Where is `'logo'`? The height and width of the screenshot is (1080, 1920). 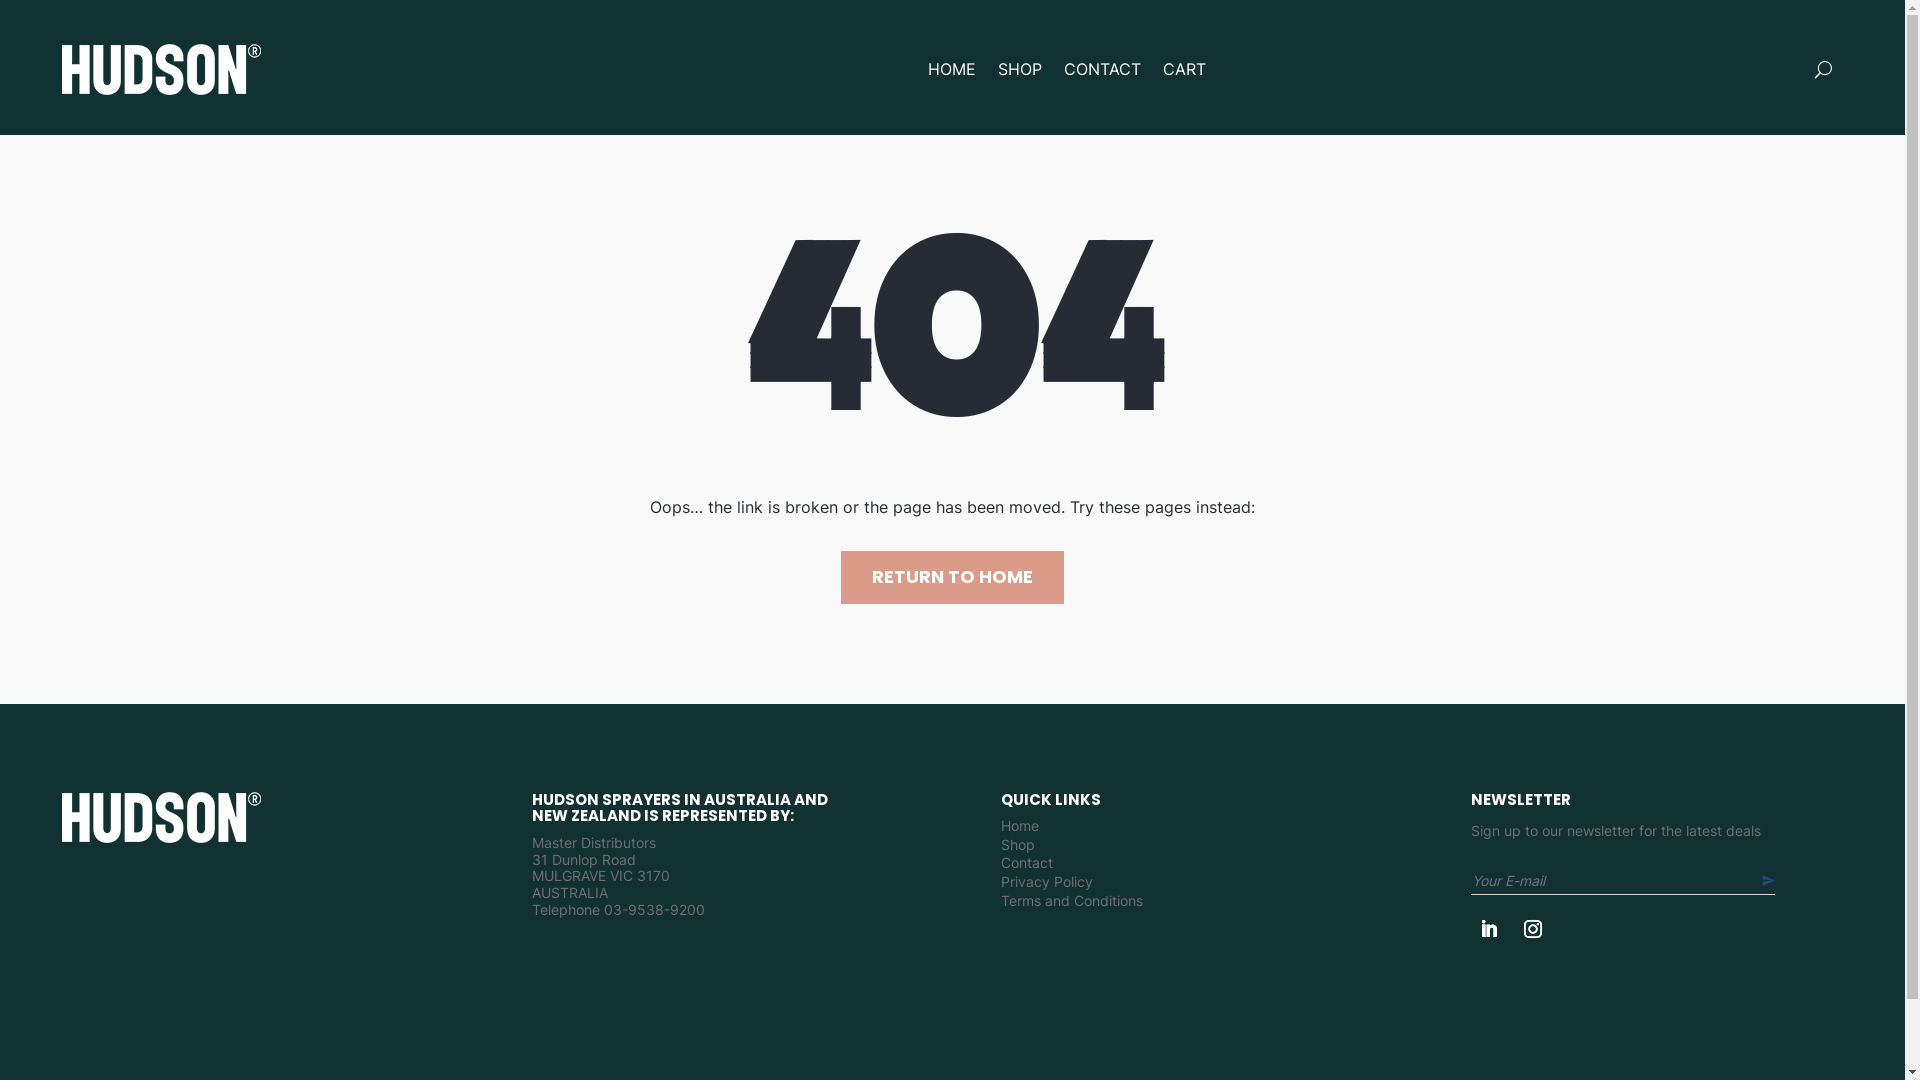
'logo' is located at coordinates (161, 817).